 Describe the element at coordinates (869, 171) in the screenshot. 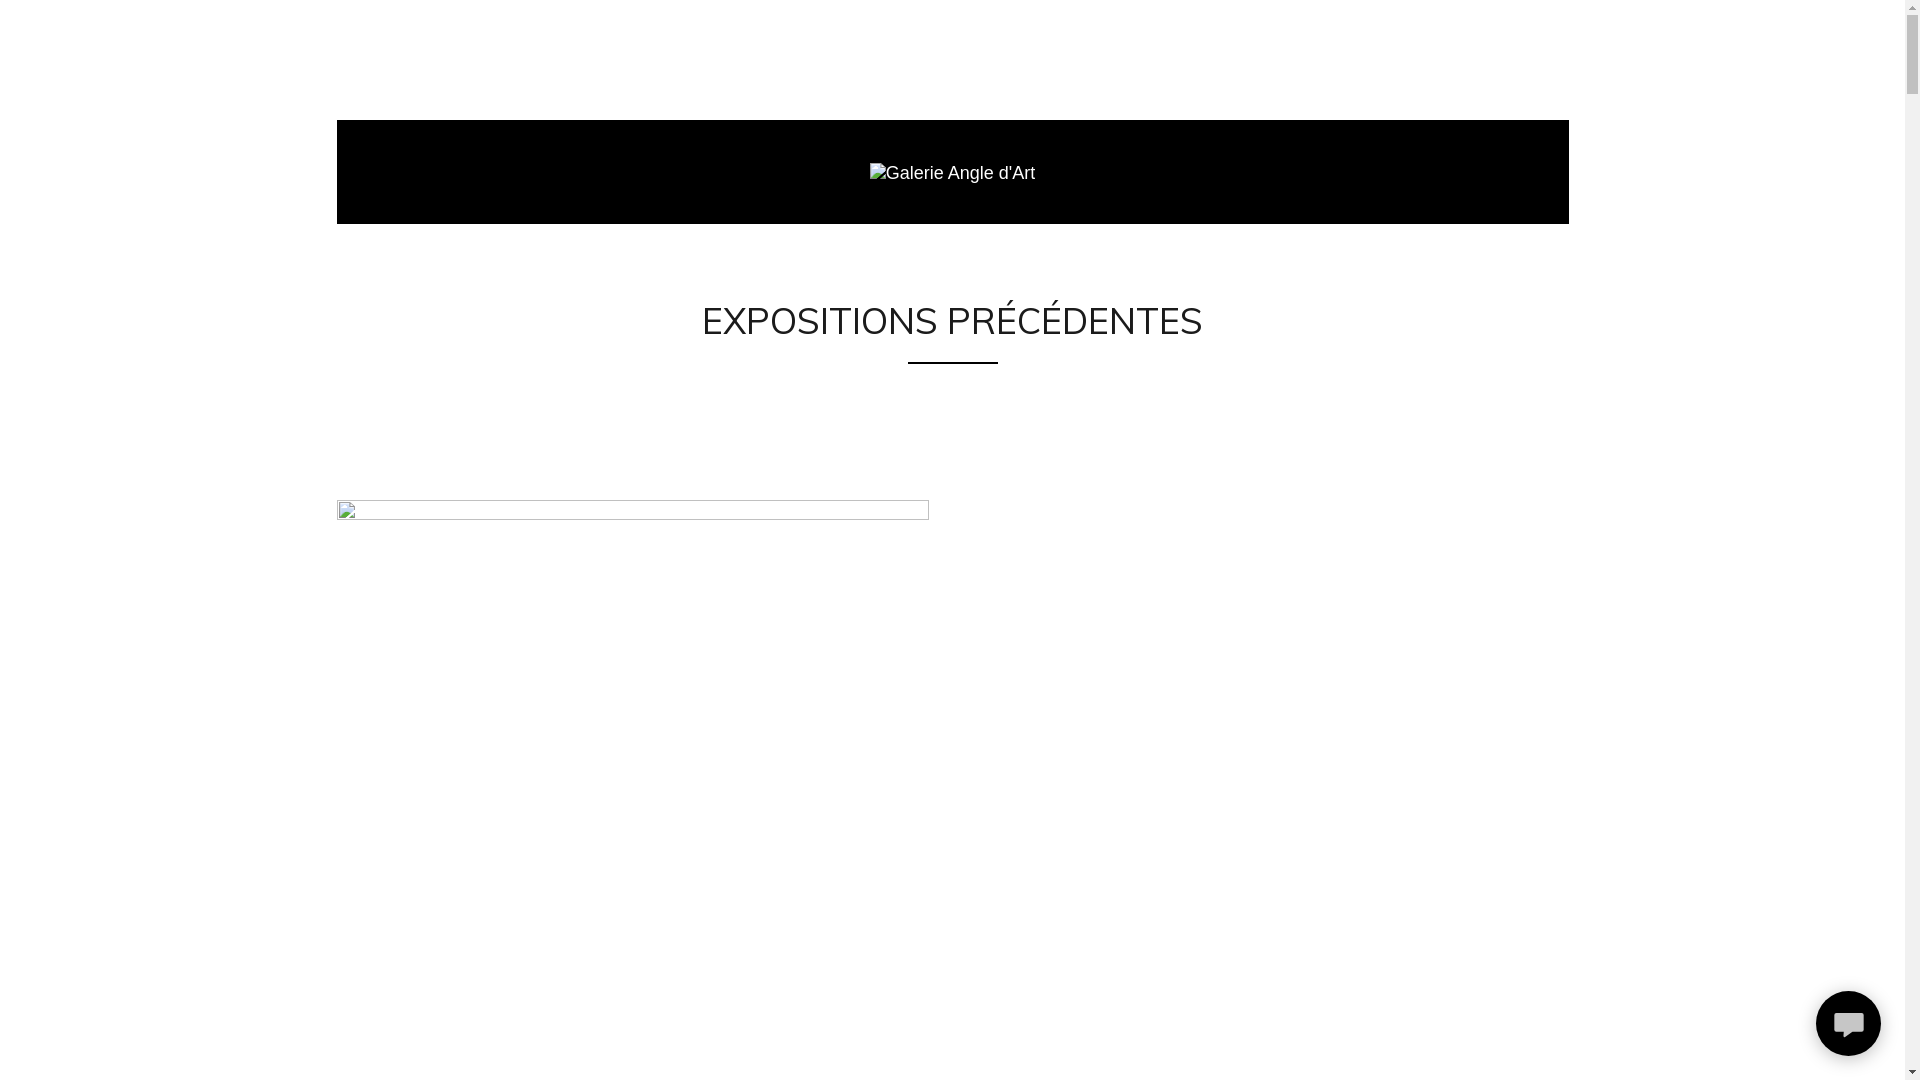

I see `'Galerie Angle d'Art'` at that location.